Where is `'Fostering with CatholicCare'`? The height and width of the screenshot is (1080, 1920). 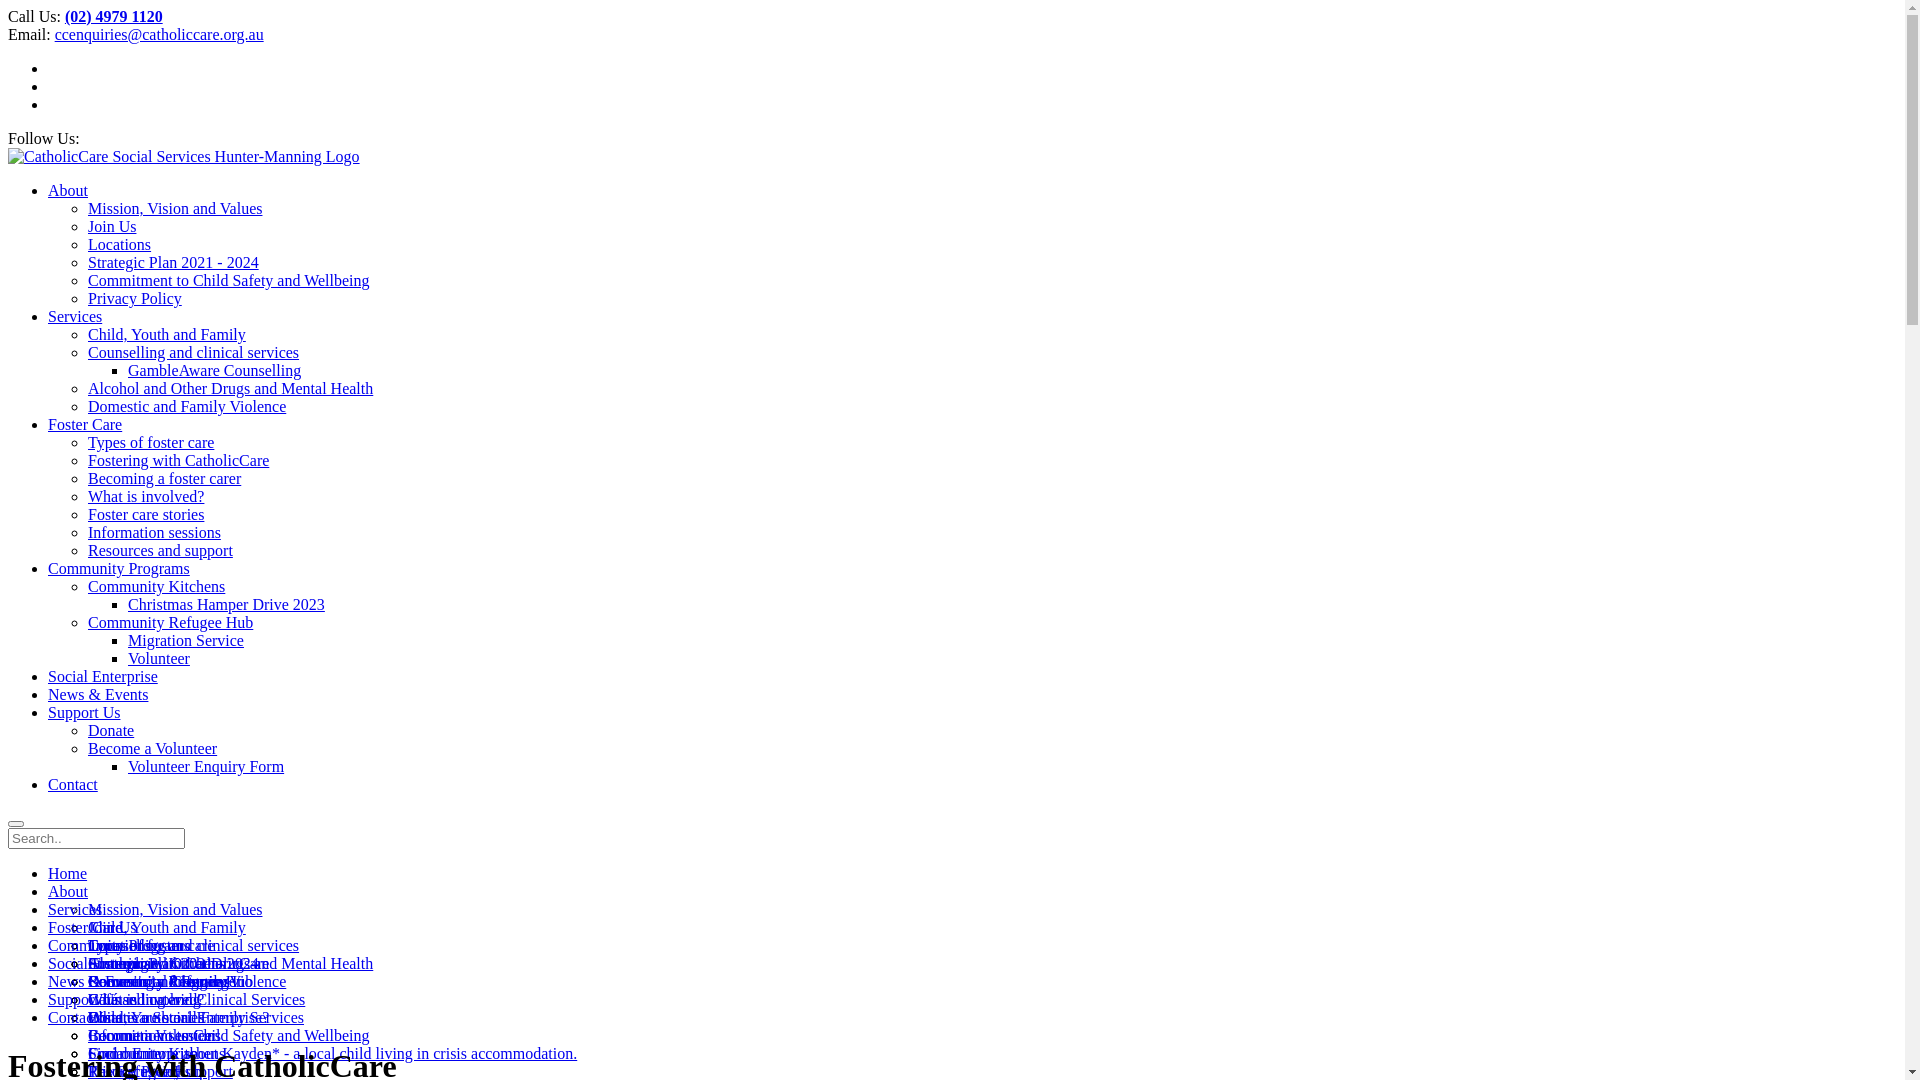
'Fostering with CatholicCare' is located at coordinates (178, 460).